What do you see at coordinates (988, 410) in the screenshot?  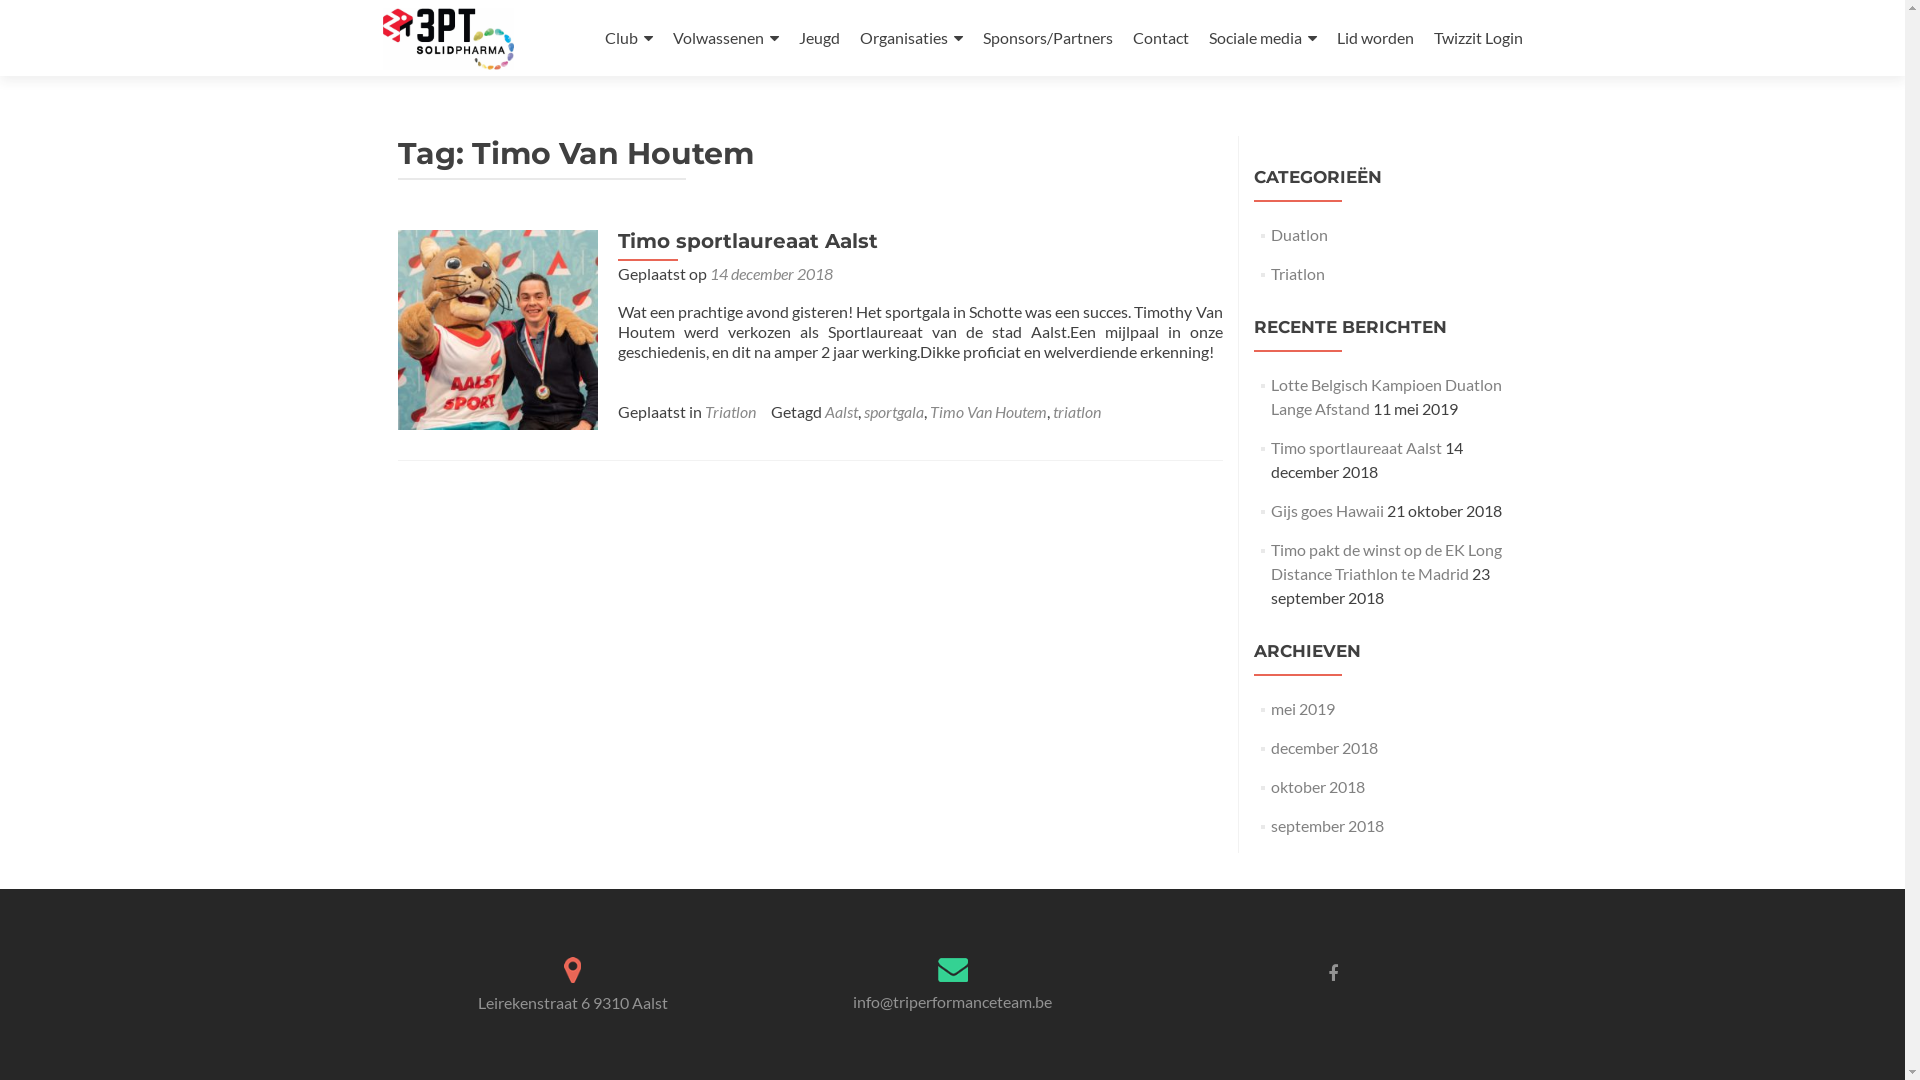 I see `'Timo Van Houtem'` at bounding box center [988, 410].